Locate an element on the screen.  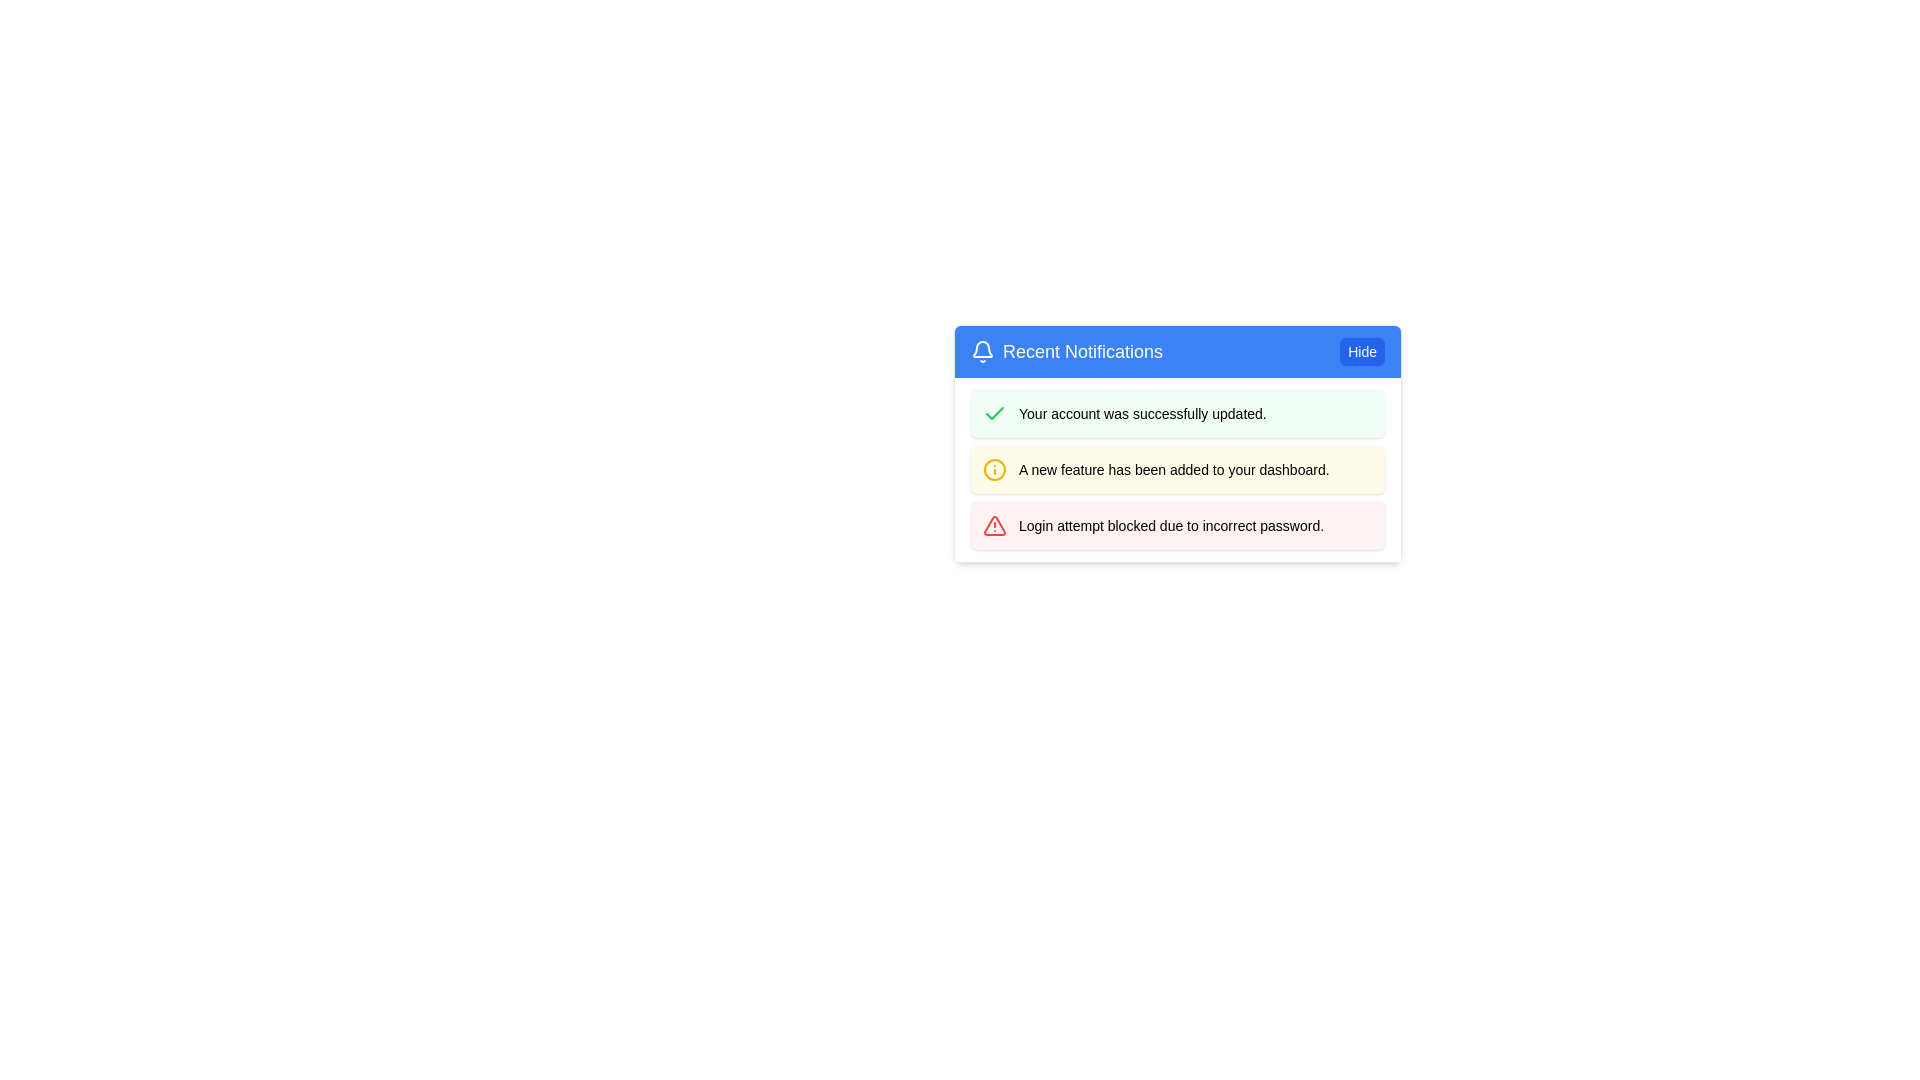
static text message displaying 'Your account was successfully updated.' which is part of a success notification, located next to a green check icon is located at coordinates (1142, 412).